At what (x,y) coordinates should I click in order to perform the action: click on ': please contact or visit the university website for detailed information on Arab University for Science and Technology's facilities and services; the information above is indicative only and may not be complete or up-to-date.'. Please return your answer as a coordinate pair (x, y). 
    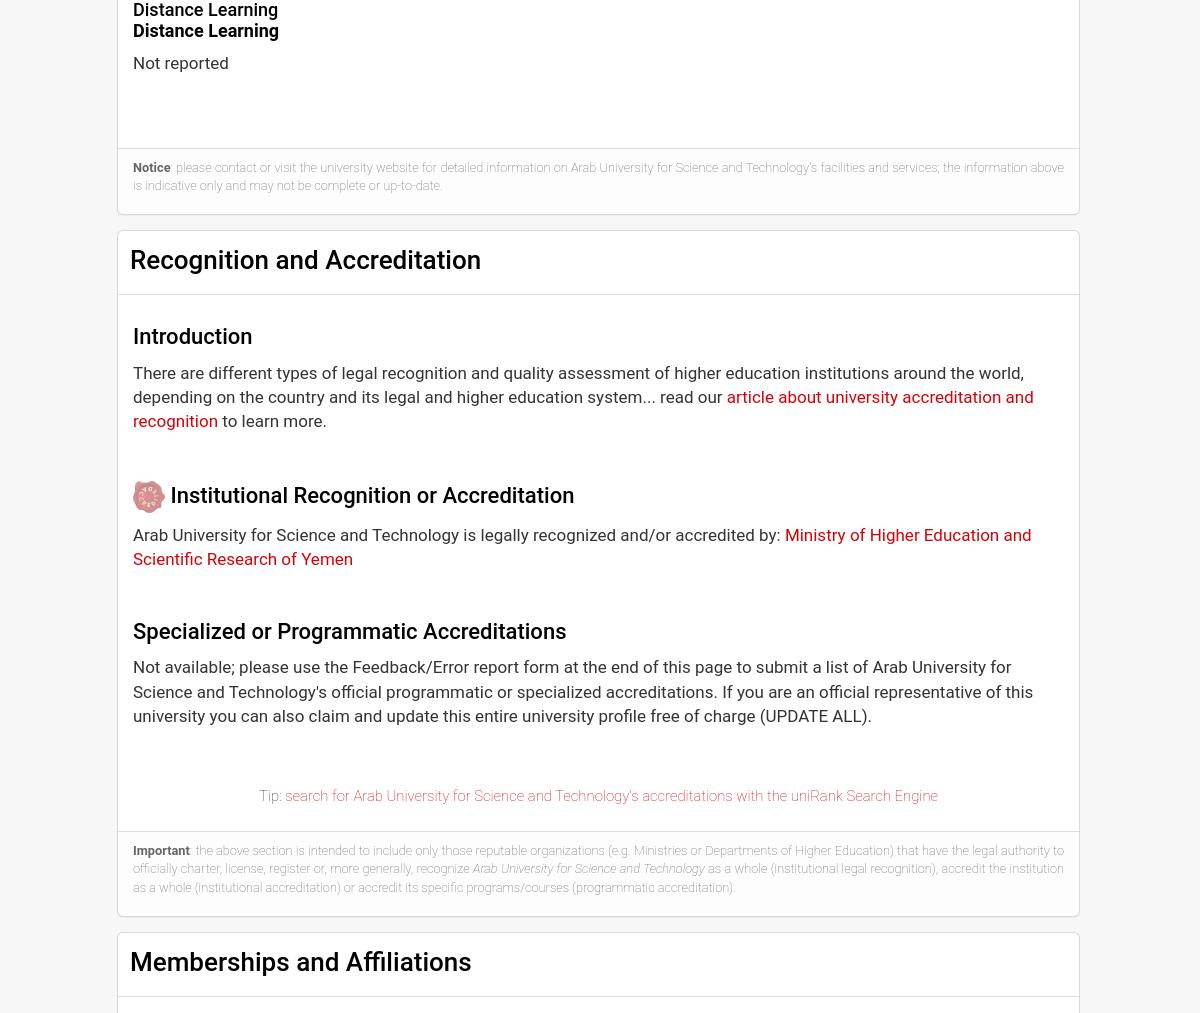
    Looking at the image, I should click on (597, 175).